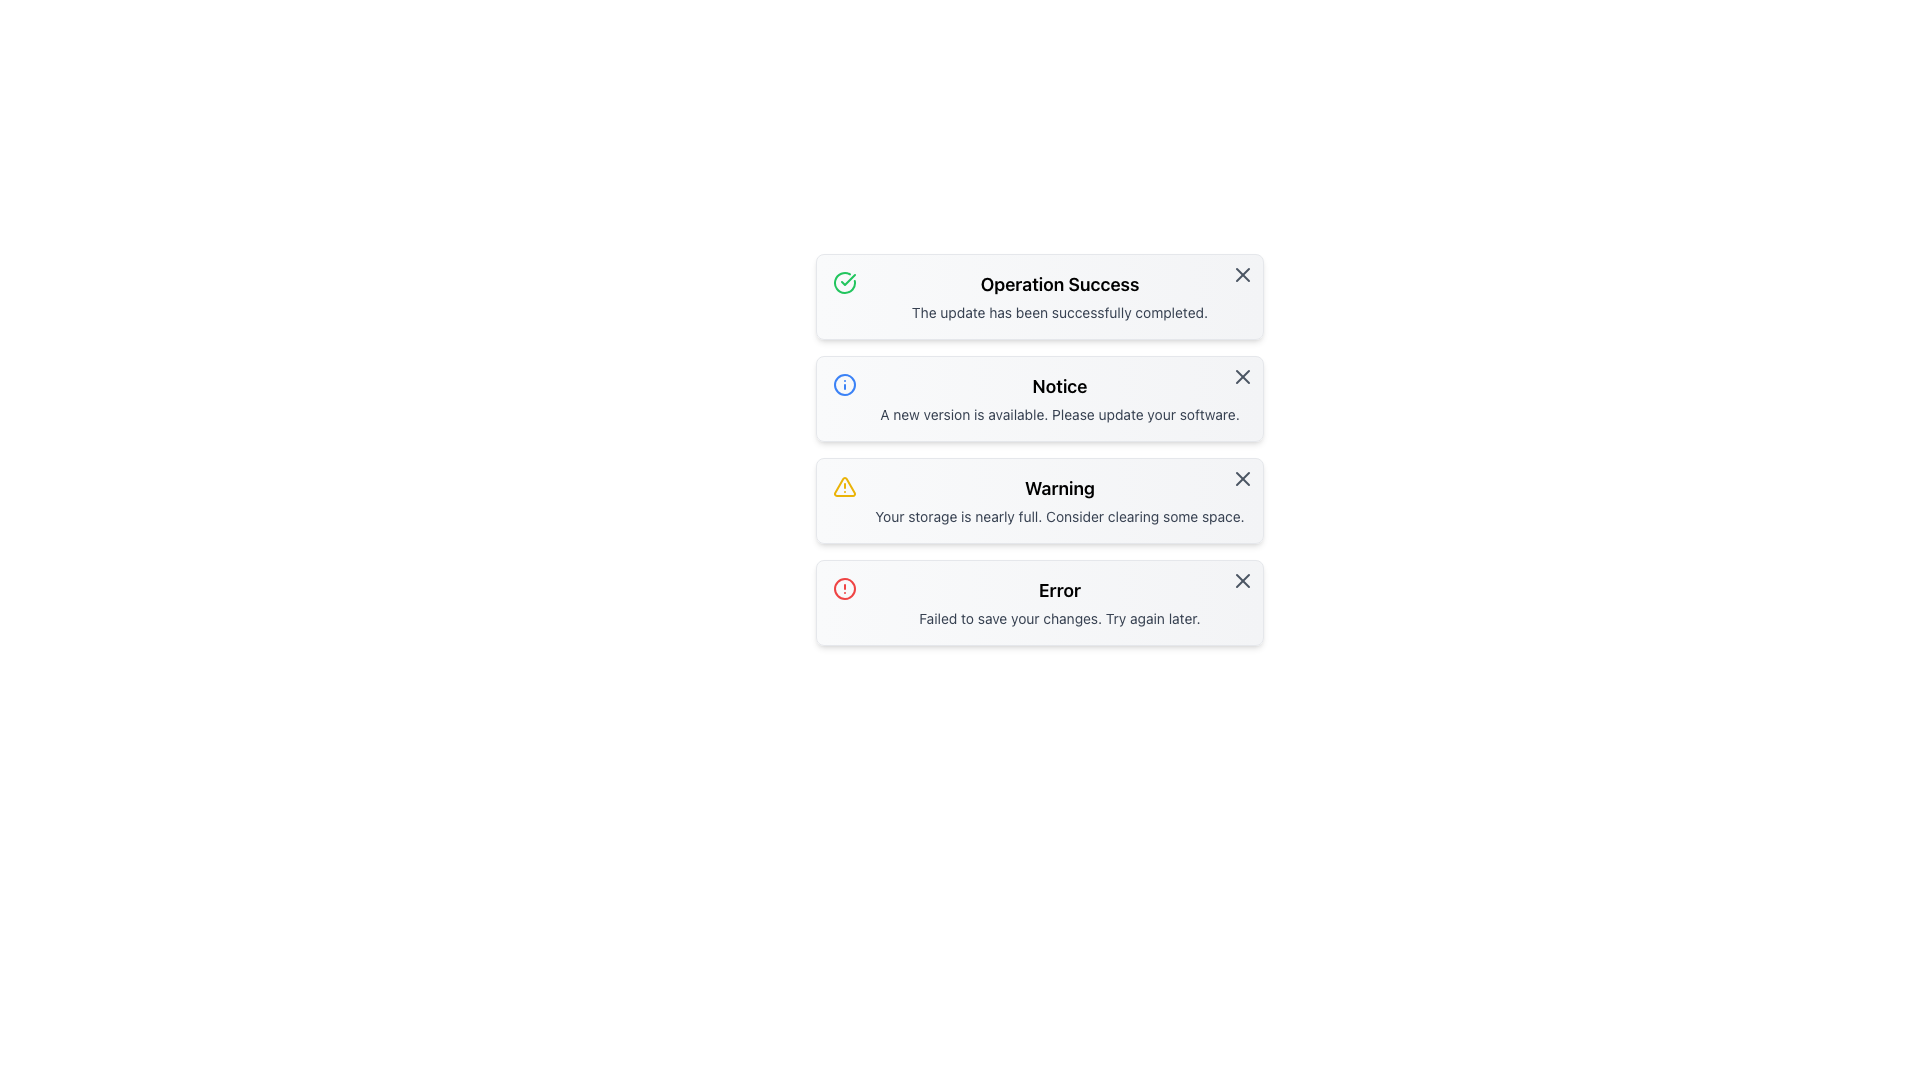  Describe the element at coordinates (1059, 601) in the screenshot. I see `error notification box located at the bottom of the notification stack, which provides feedback about a failed action and suggests trying again later` at that location.